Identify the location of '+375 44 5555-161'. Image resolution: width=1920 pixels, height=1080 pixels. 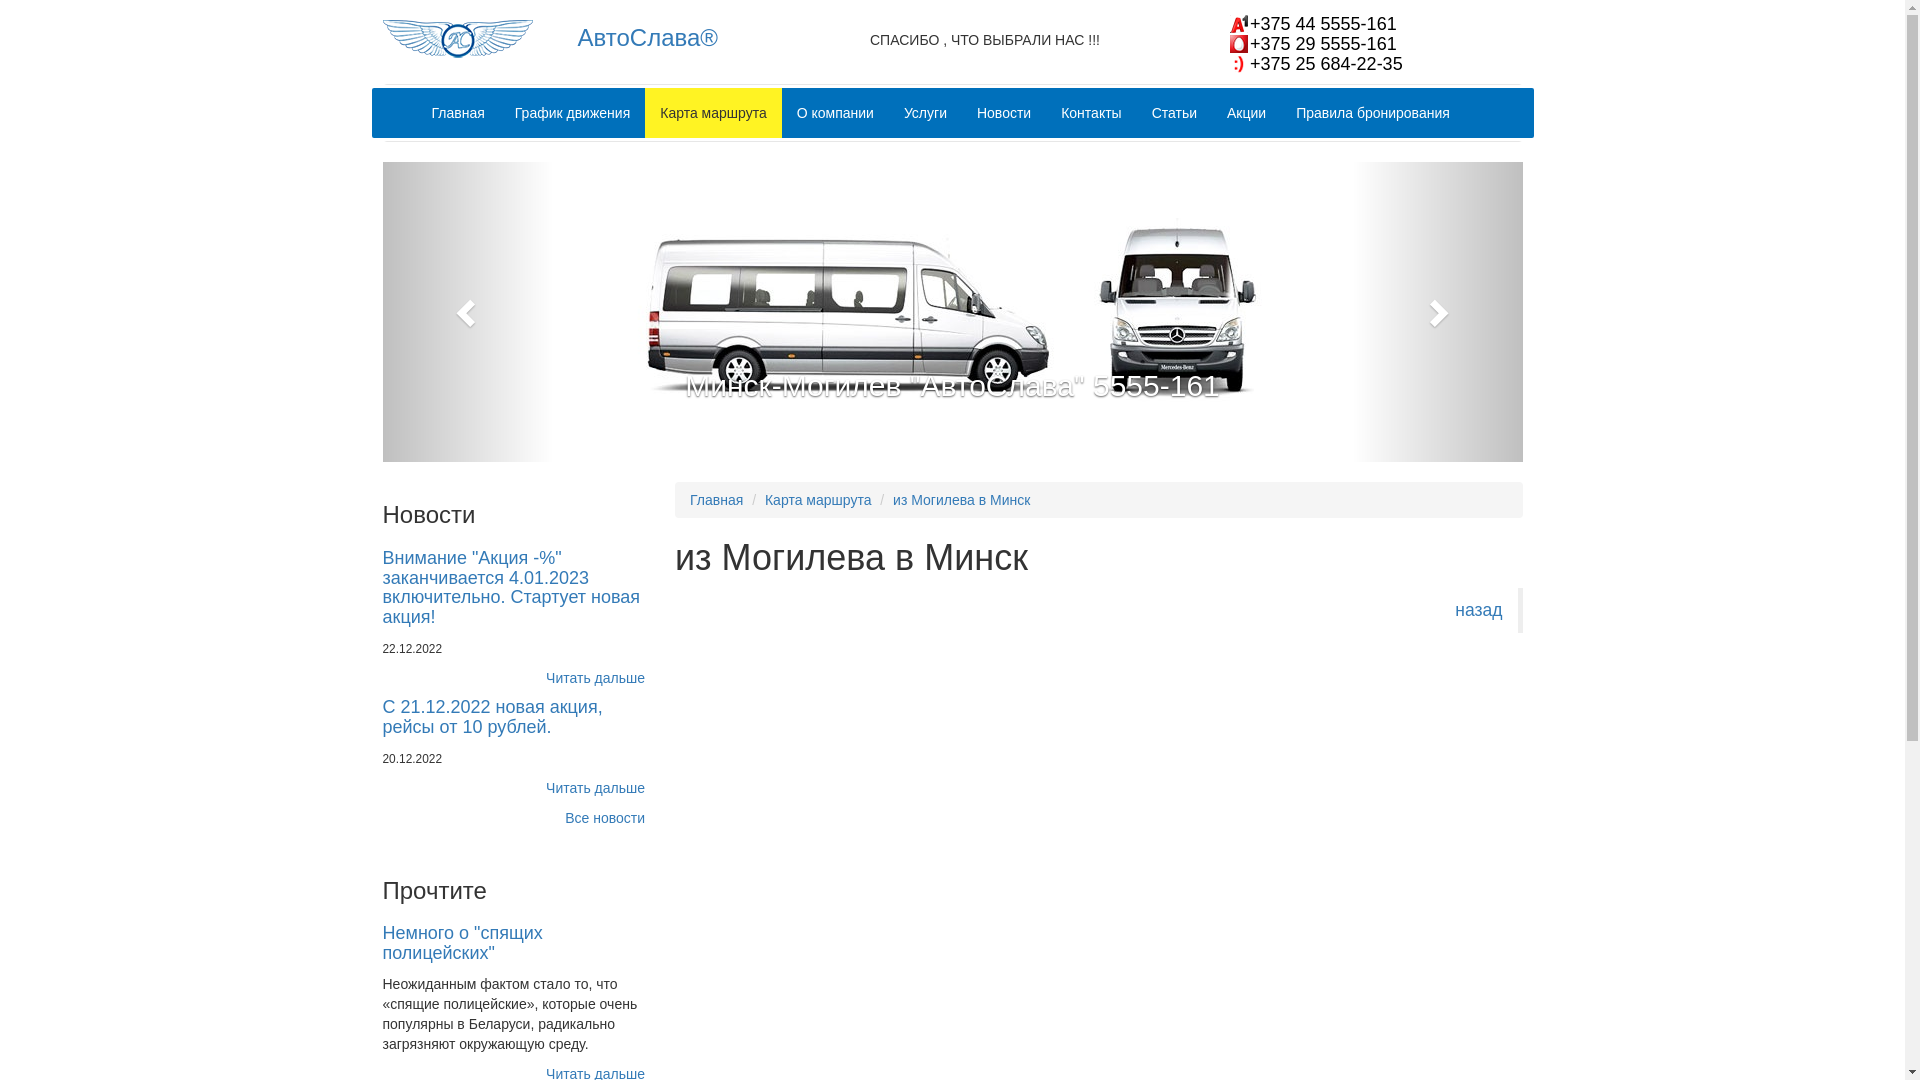
(1313, 23).